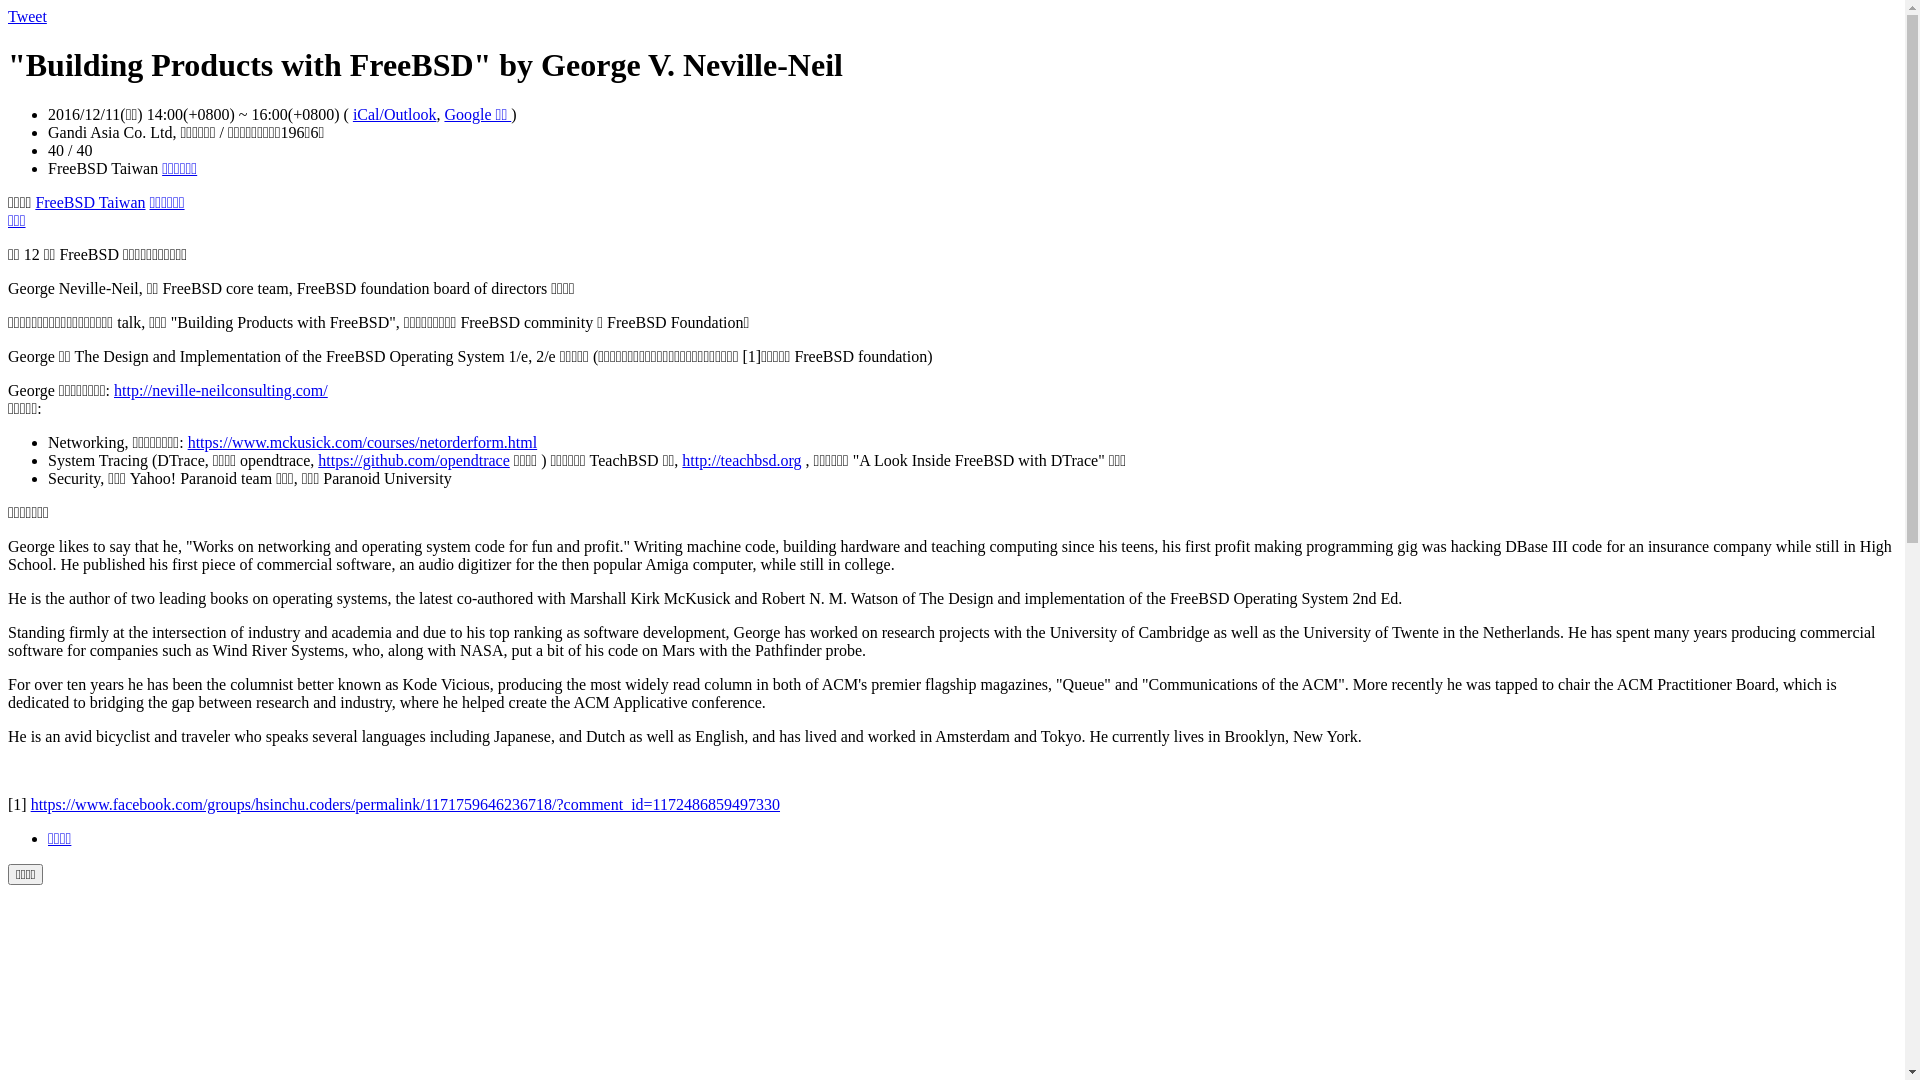 The height and width of the screenshot is (1080, 1920). What do you see at coordinates (220, 390) in the screenshot?
I see `'http://neville-neilconsulting.com/'` at bounding box center [220, 390].